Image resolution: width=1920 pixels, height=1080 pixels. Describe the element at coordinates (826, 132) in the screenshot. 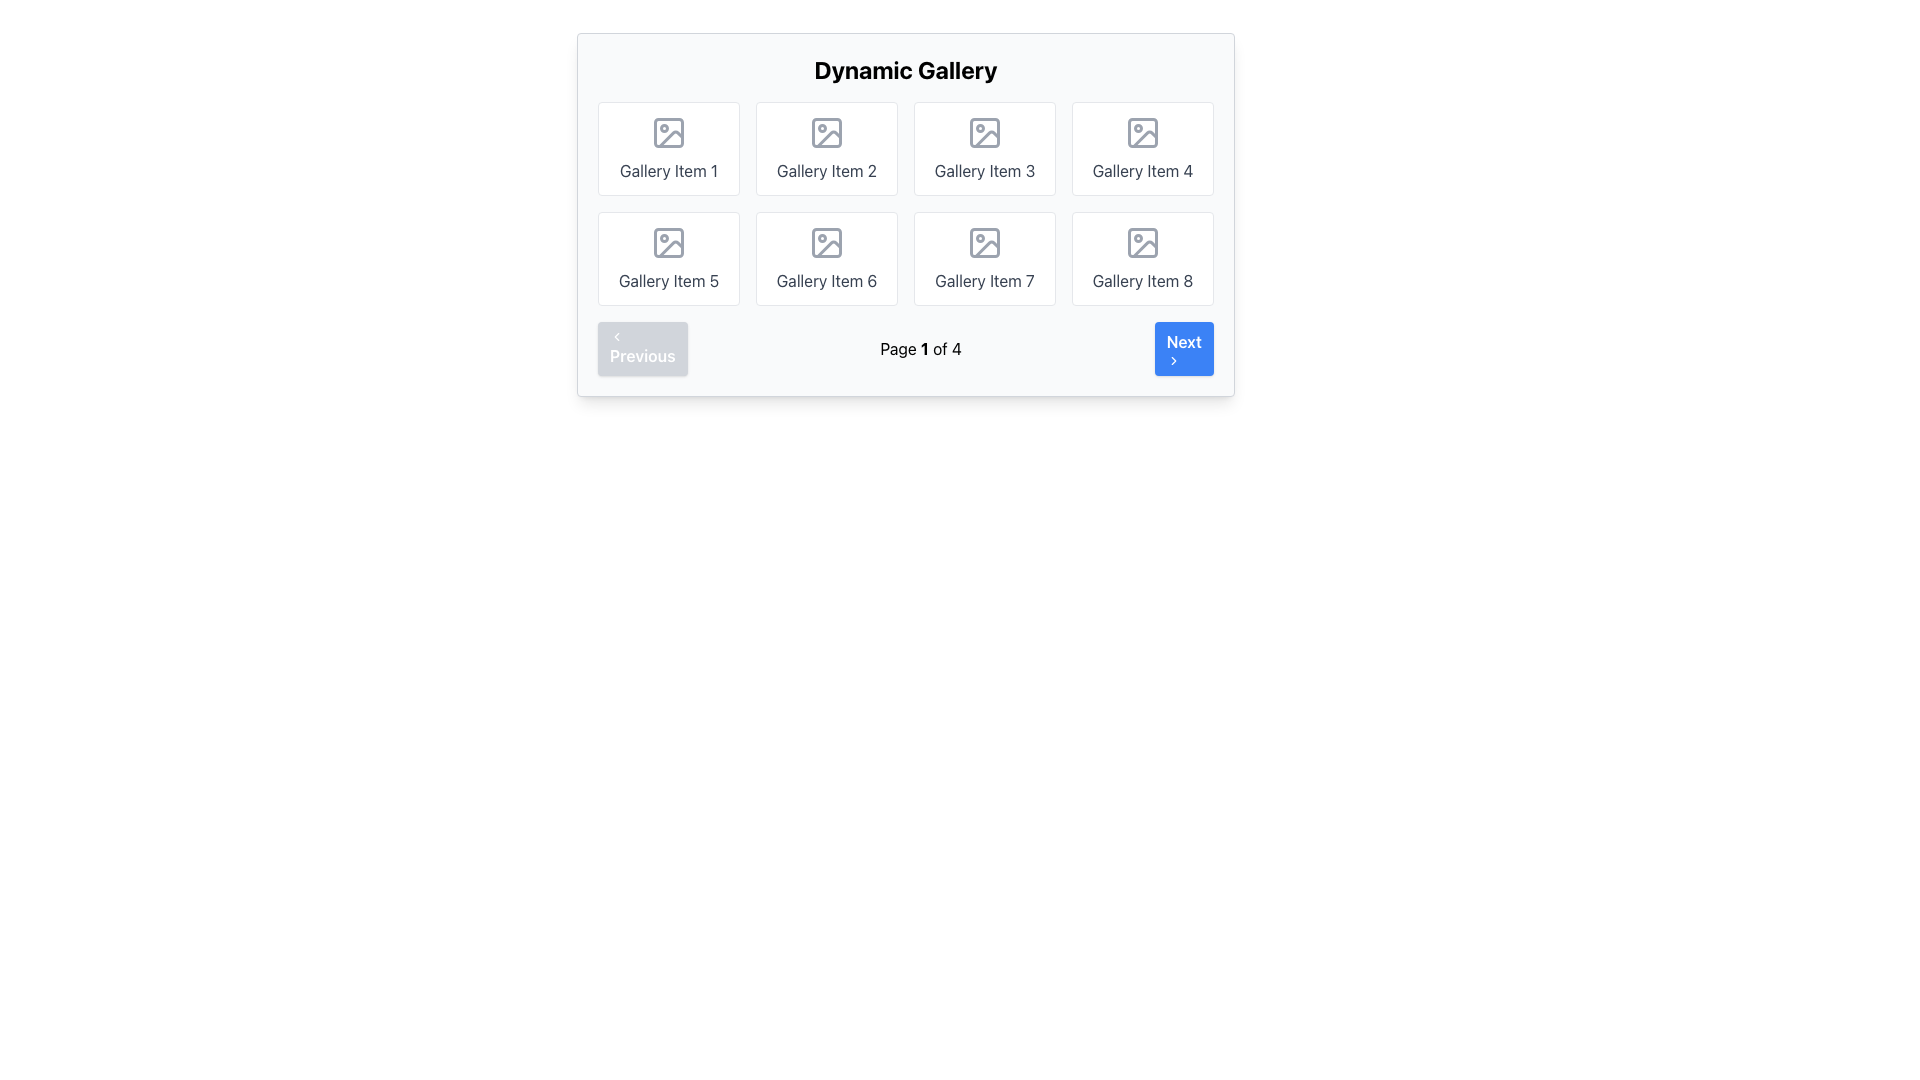

I see `the 'Gallery Item 2' icon, which is a gray rectangular frame with rounded corners containing a circular dot and a diagonal line, representing an image` at that location.